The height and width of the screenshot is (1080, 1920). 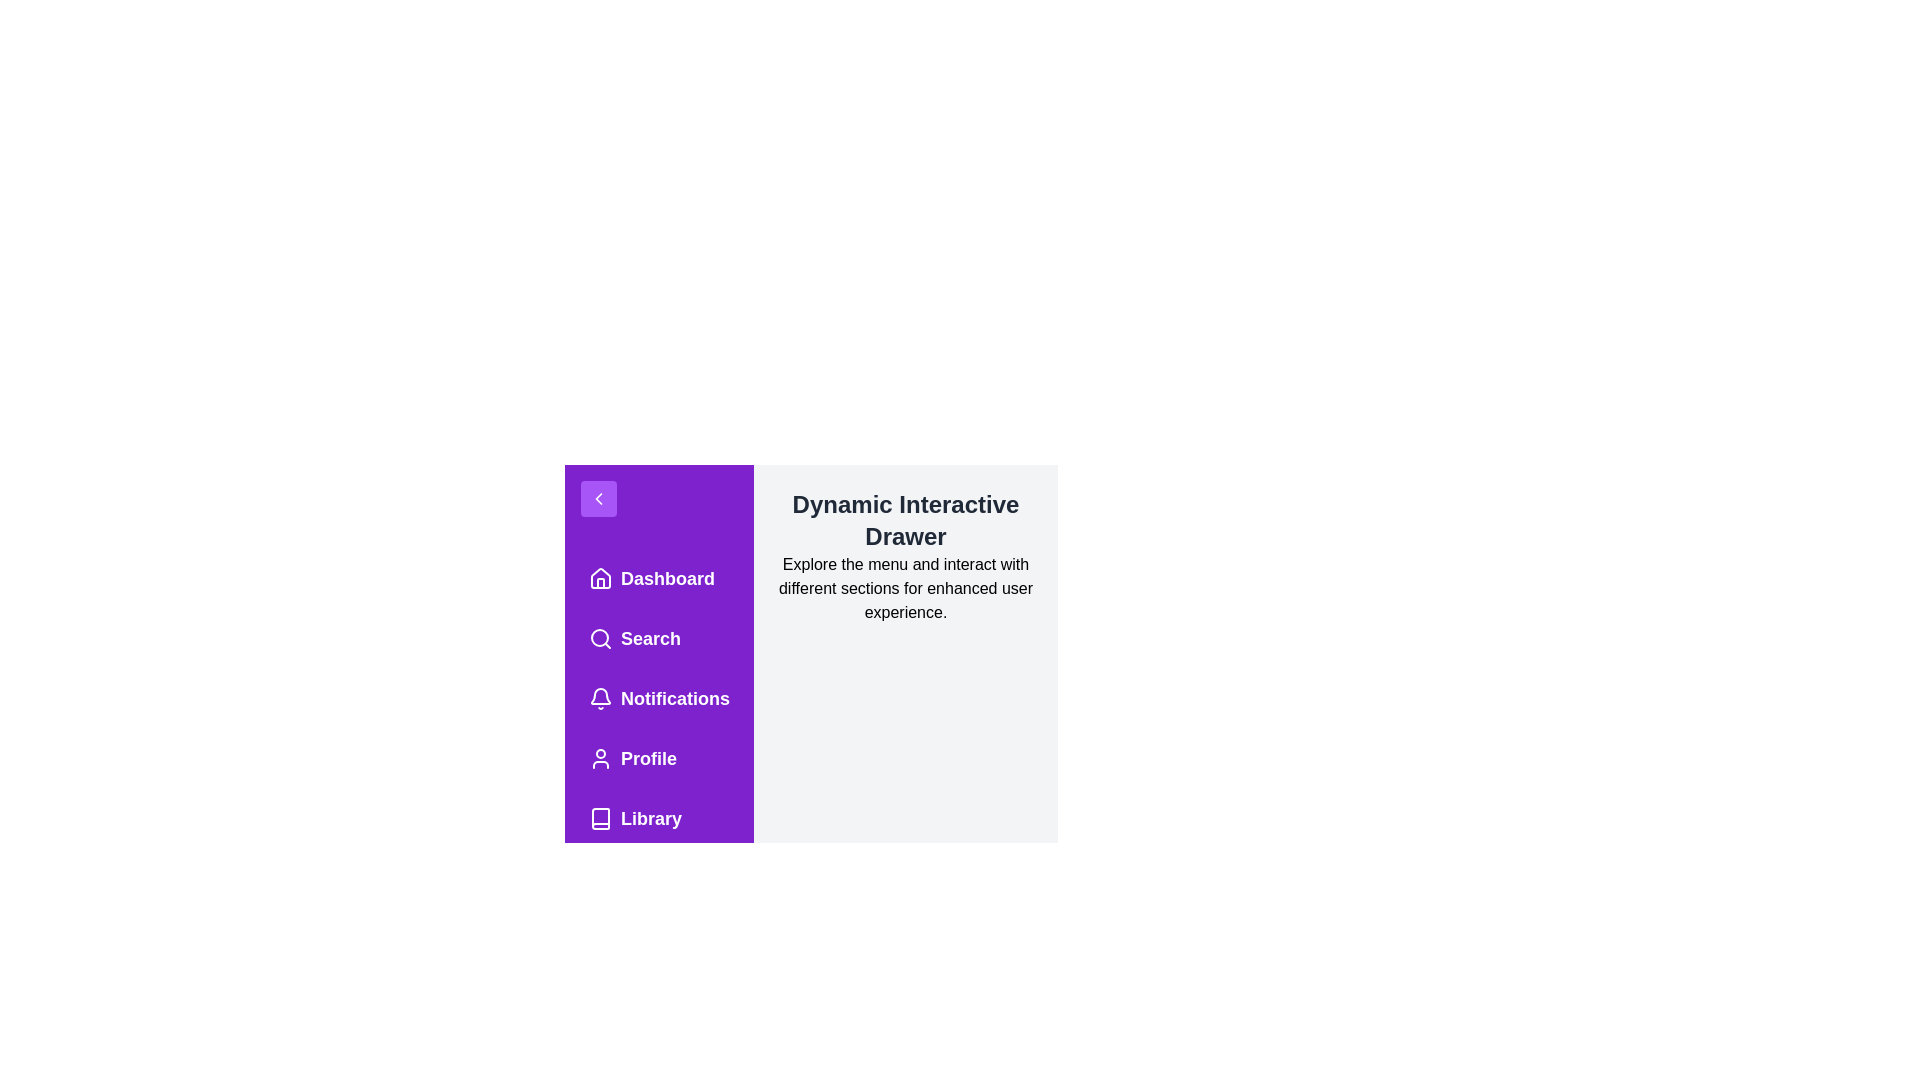 I want to click on the menu item labeled Profile, so click(x=659, y=759).